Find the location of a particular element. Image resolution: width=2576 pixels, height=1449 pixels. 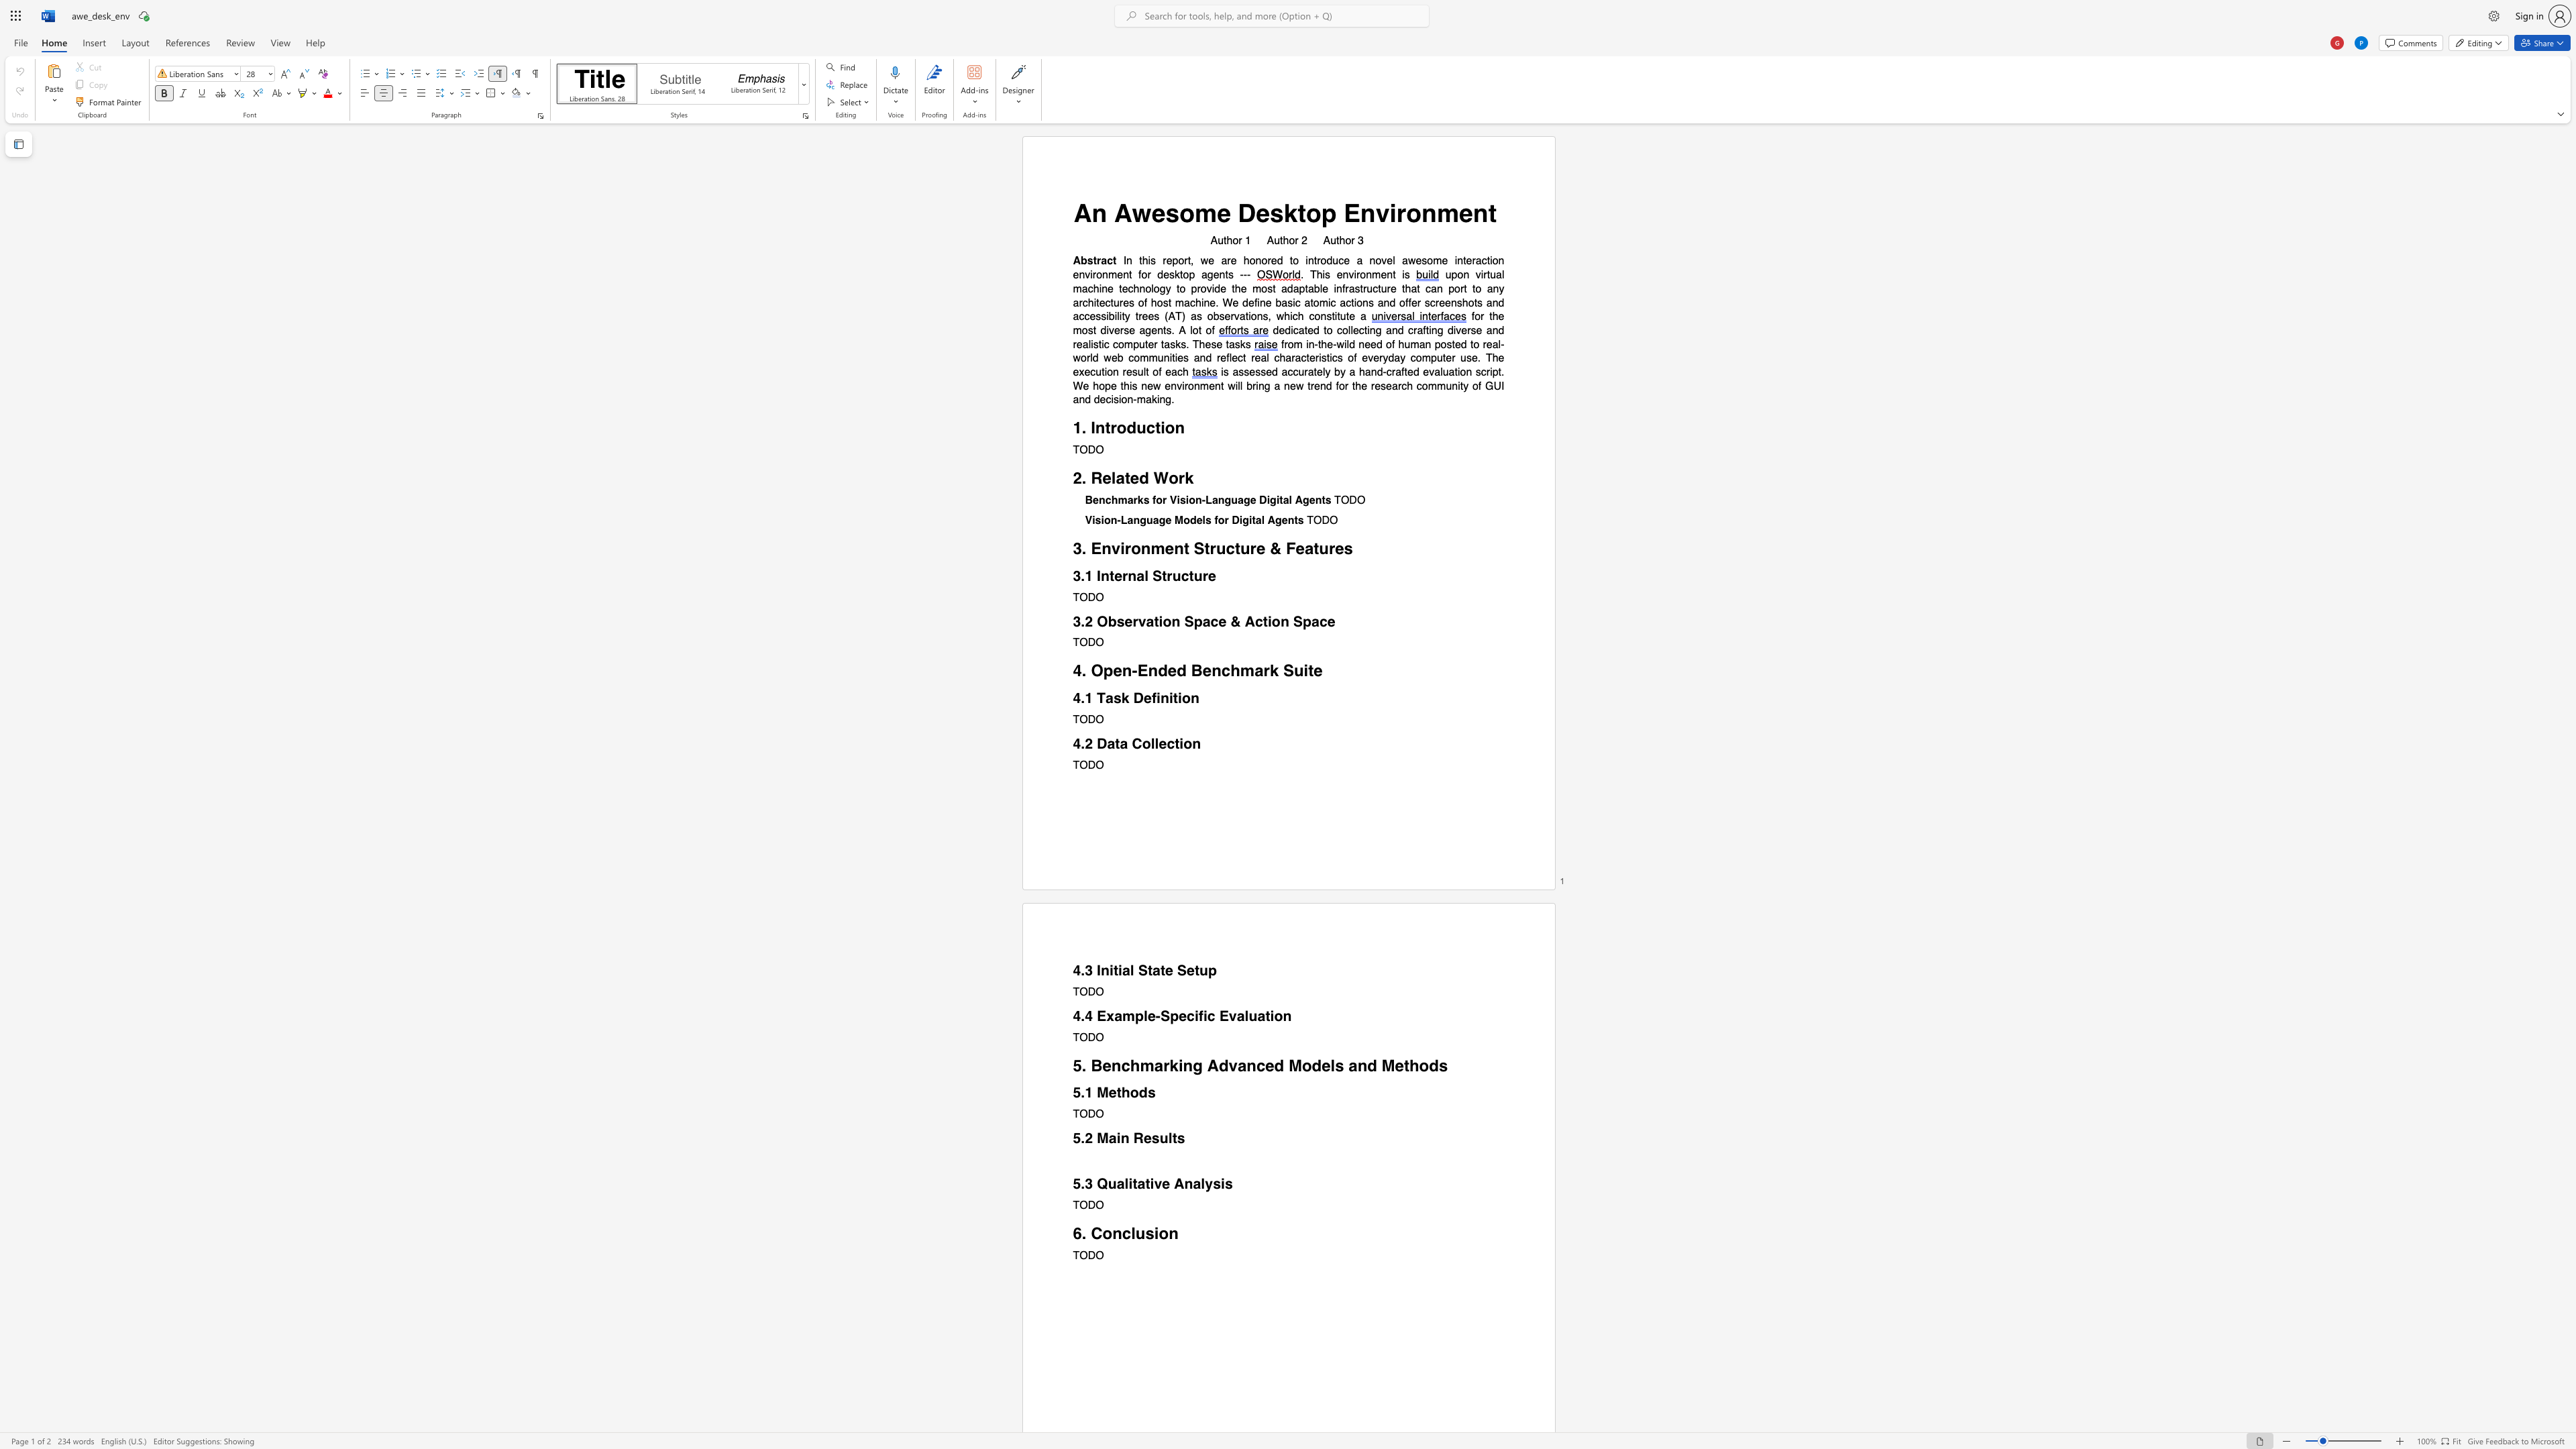

the subset text "tu" within the text "3.1 Internal Structure" is located at coordinates (1188, 575).